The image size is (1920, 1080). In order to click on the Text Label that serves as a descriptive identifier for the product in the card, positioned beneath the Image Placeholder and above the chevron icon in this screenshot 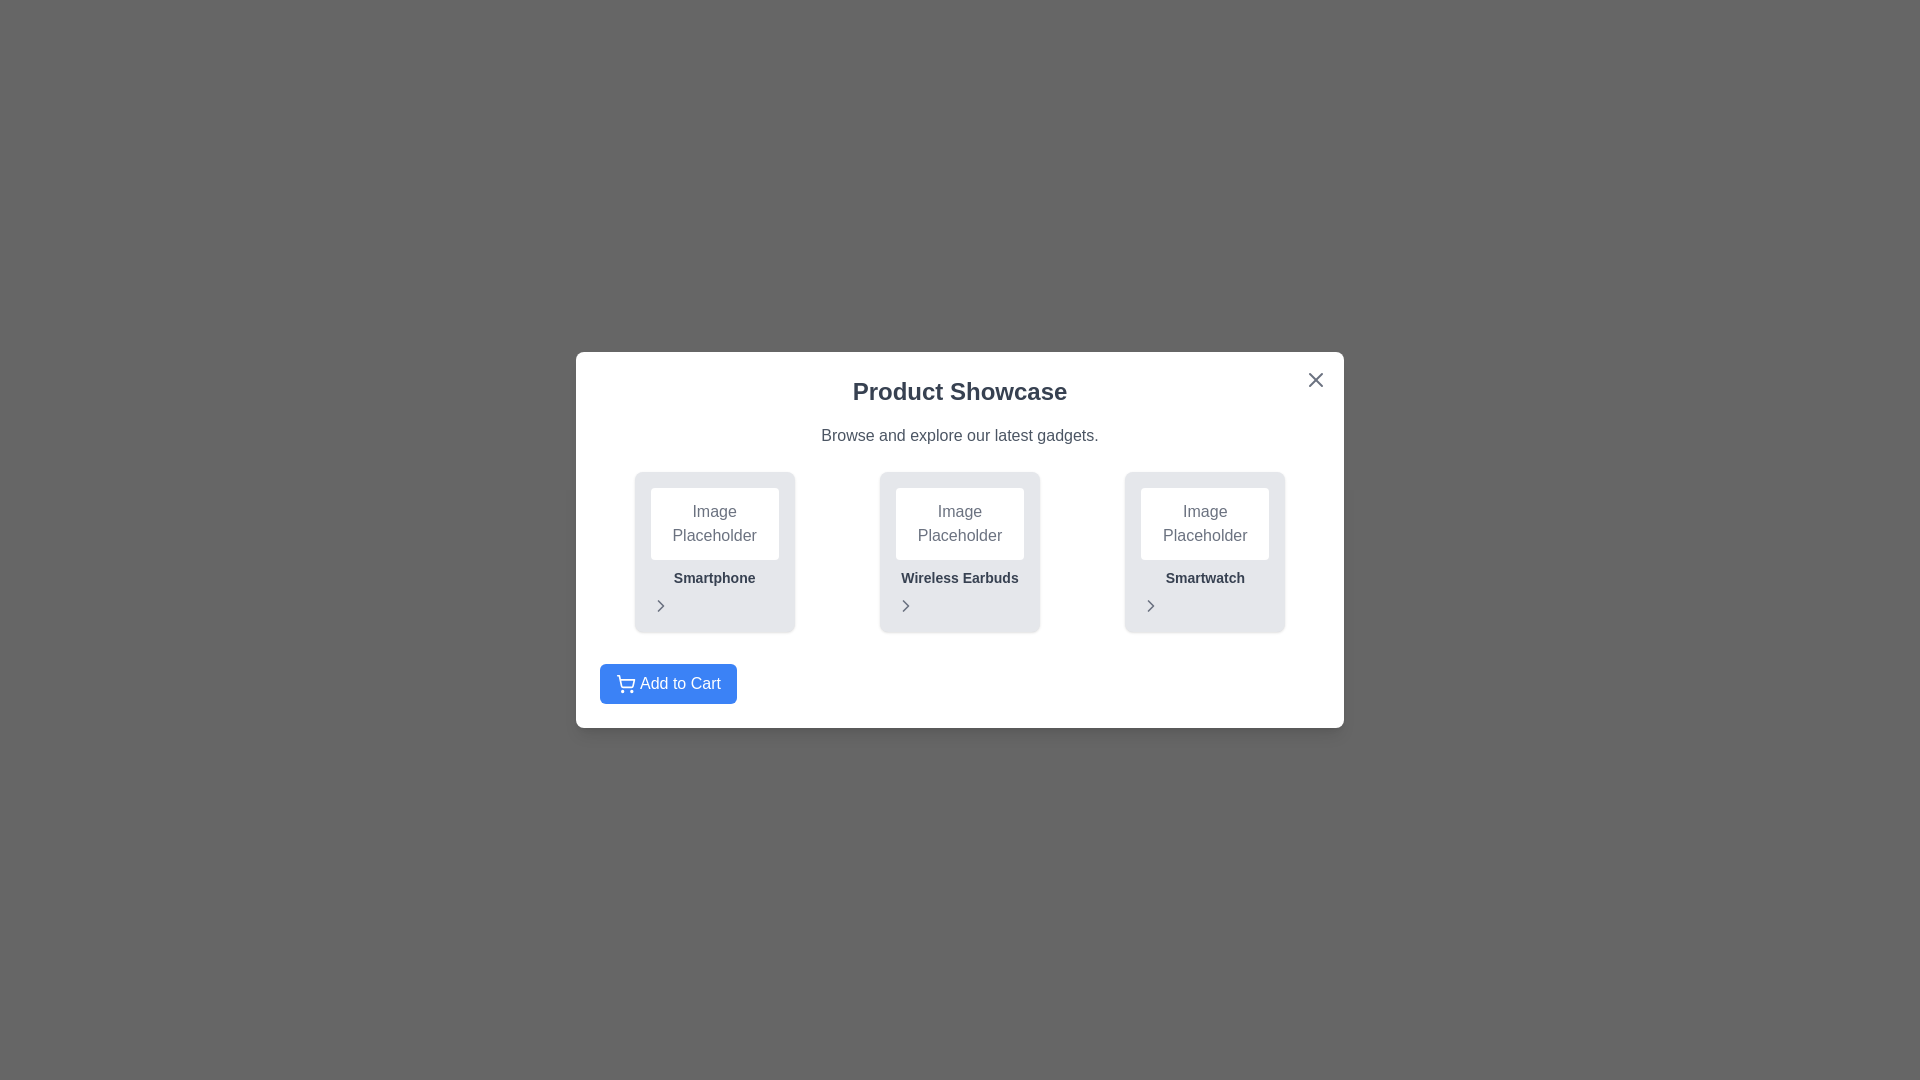, I will do `click(714, 578)`.